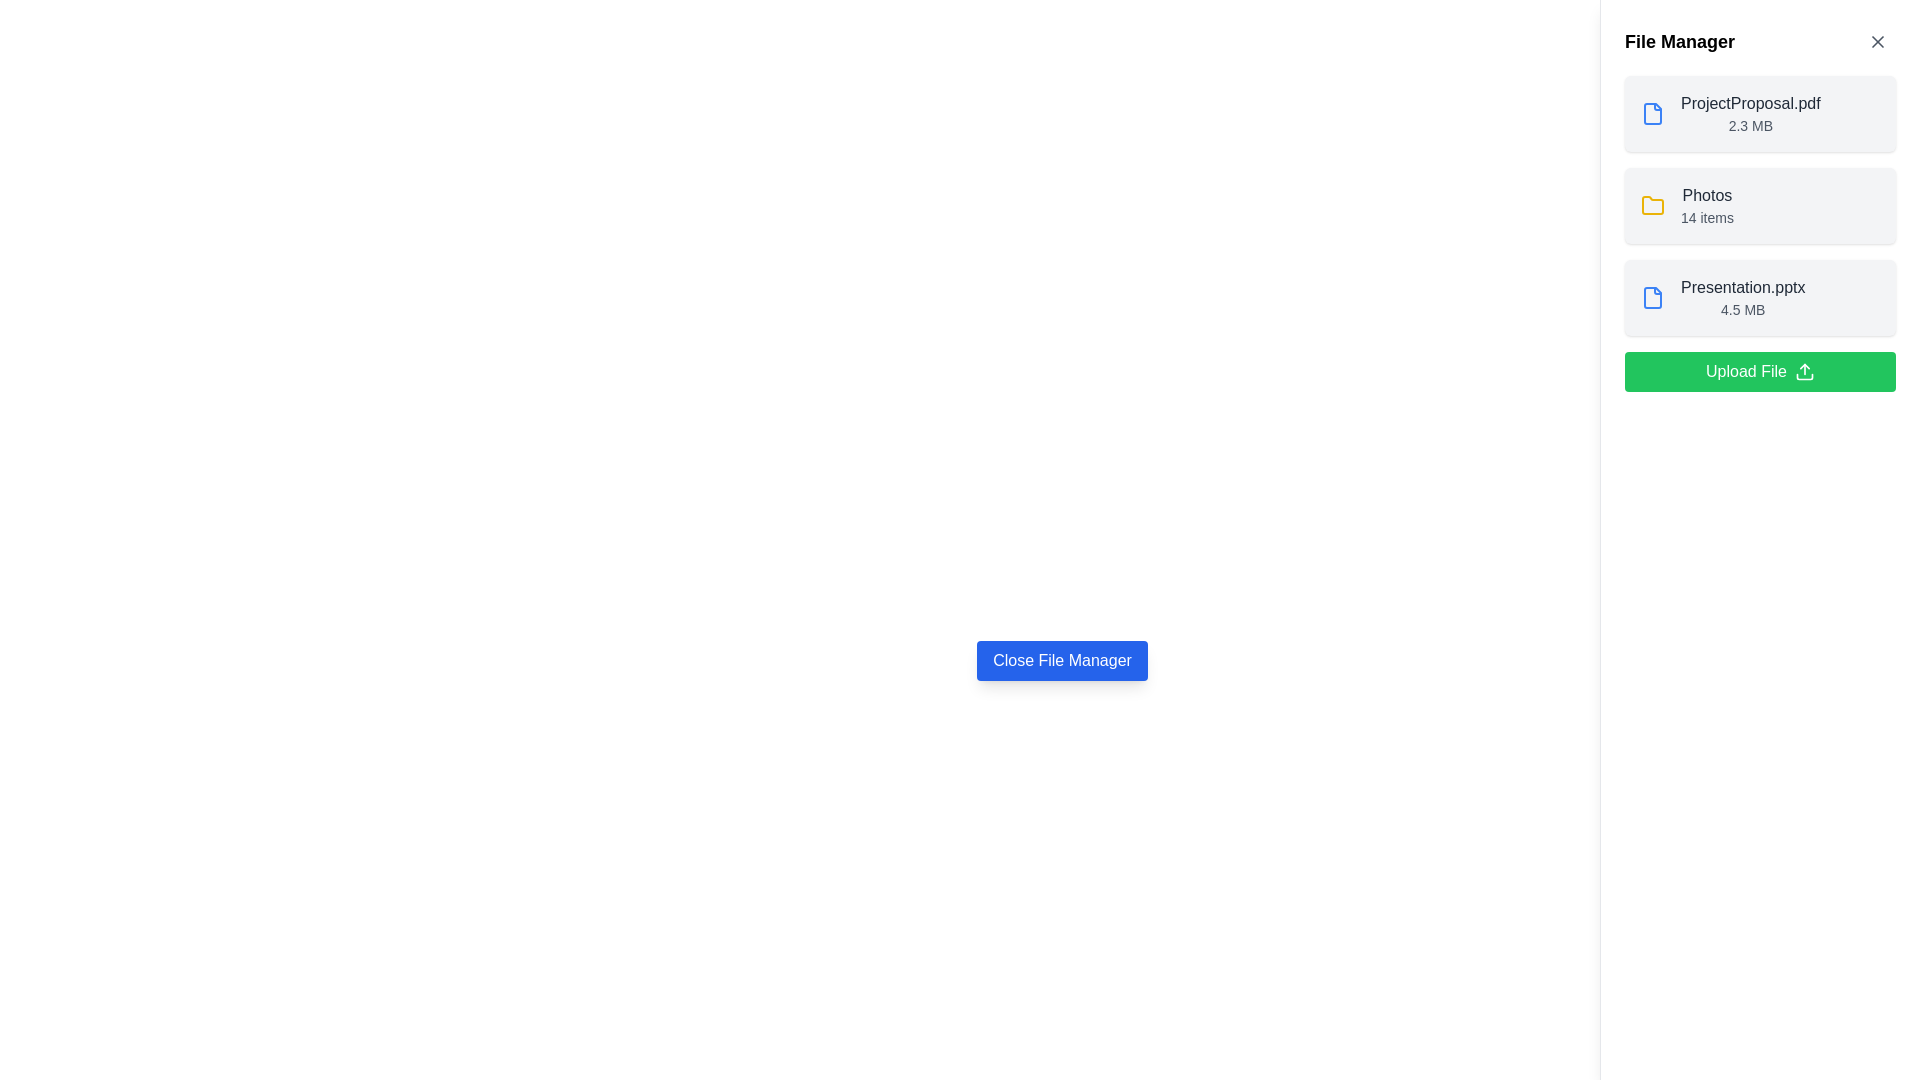  Describe the element at coordinates (1742, 297) in the screenshot. I see `the file item labeled 'Presentation.pptx'` at that location.